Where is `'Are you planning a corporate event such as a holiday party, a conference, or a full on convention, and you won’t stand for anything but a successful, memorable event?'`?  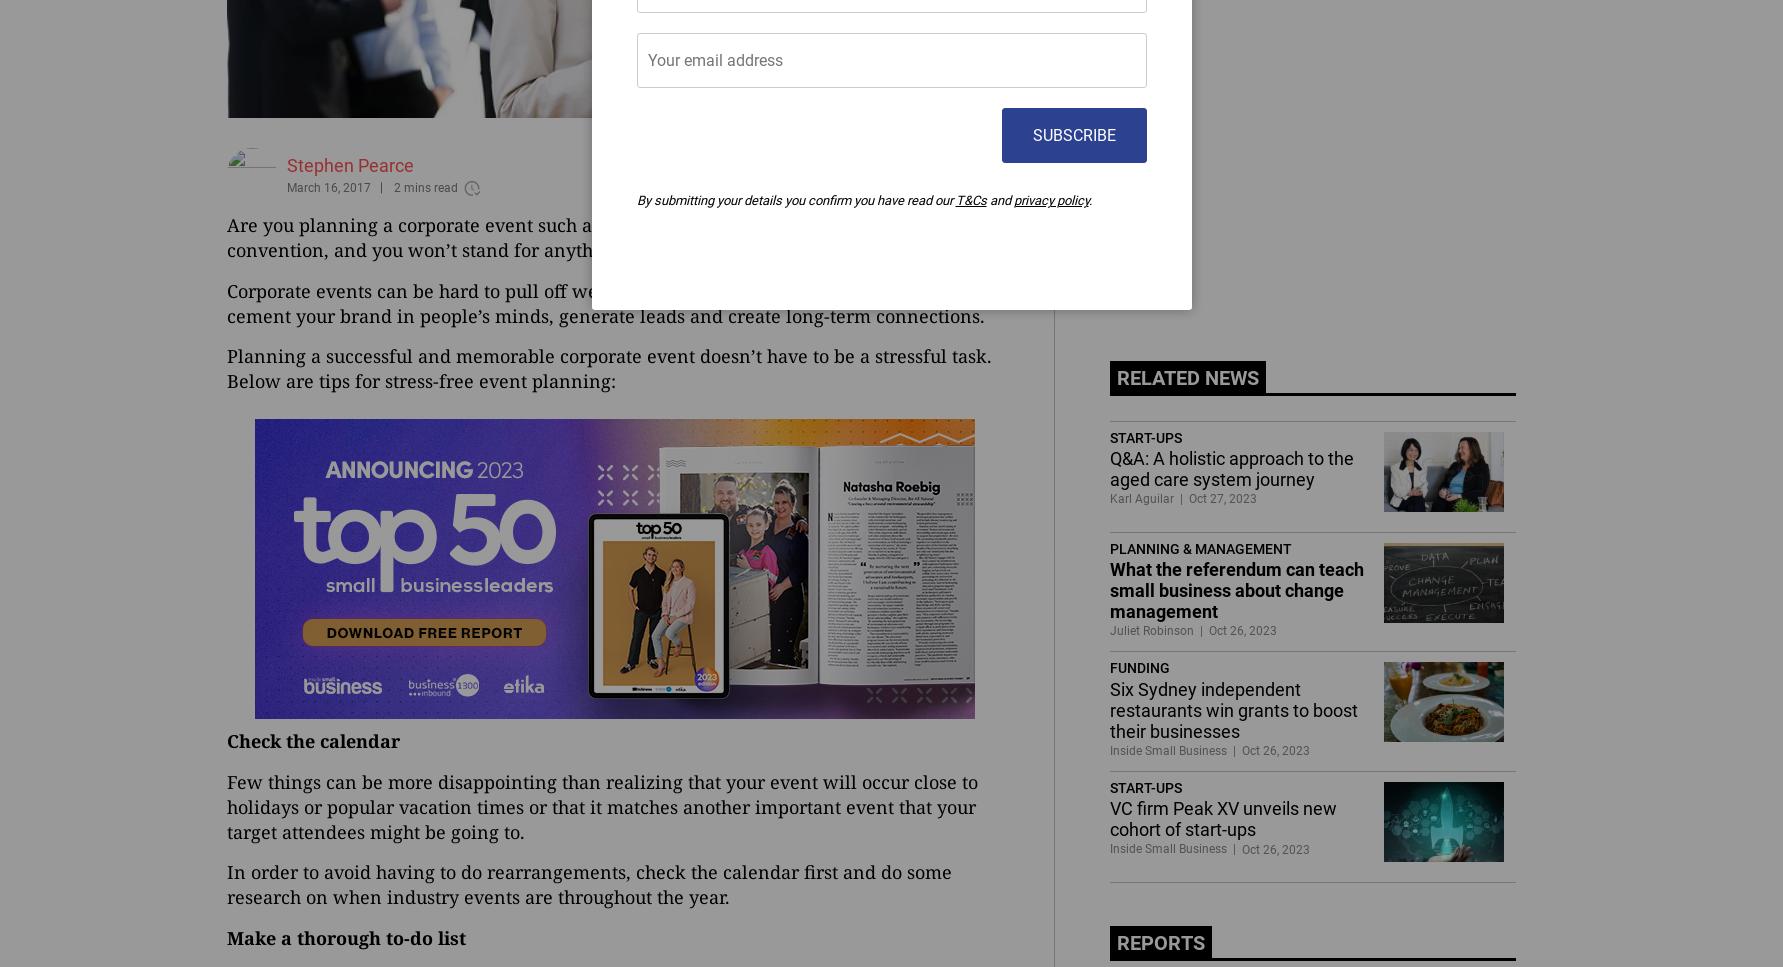 'Are you planning a corporate event such as a holiday party, a conference, or a full on convention, and you won’t stand for anything but a successful, memorable event?' is located at coordinates (590, 237).